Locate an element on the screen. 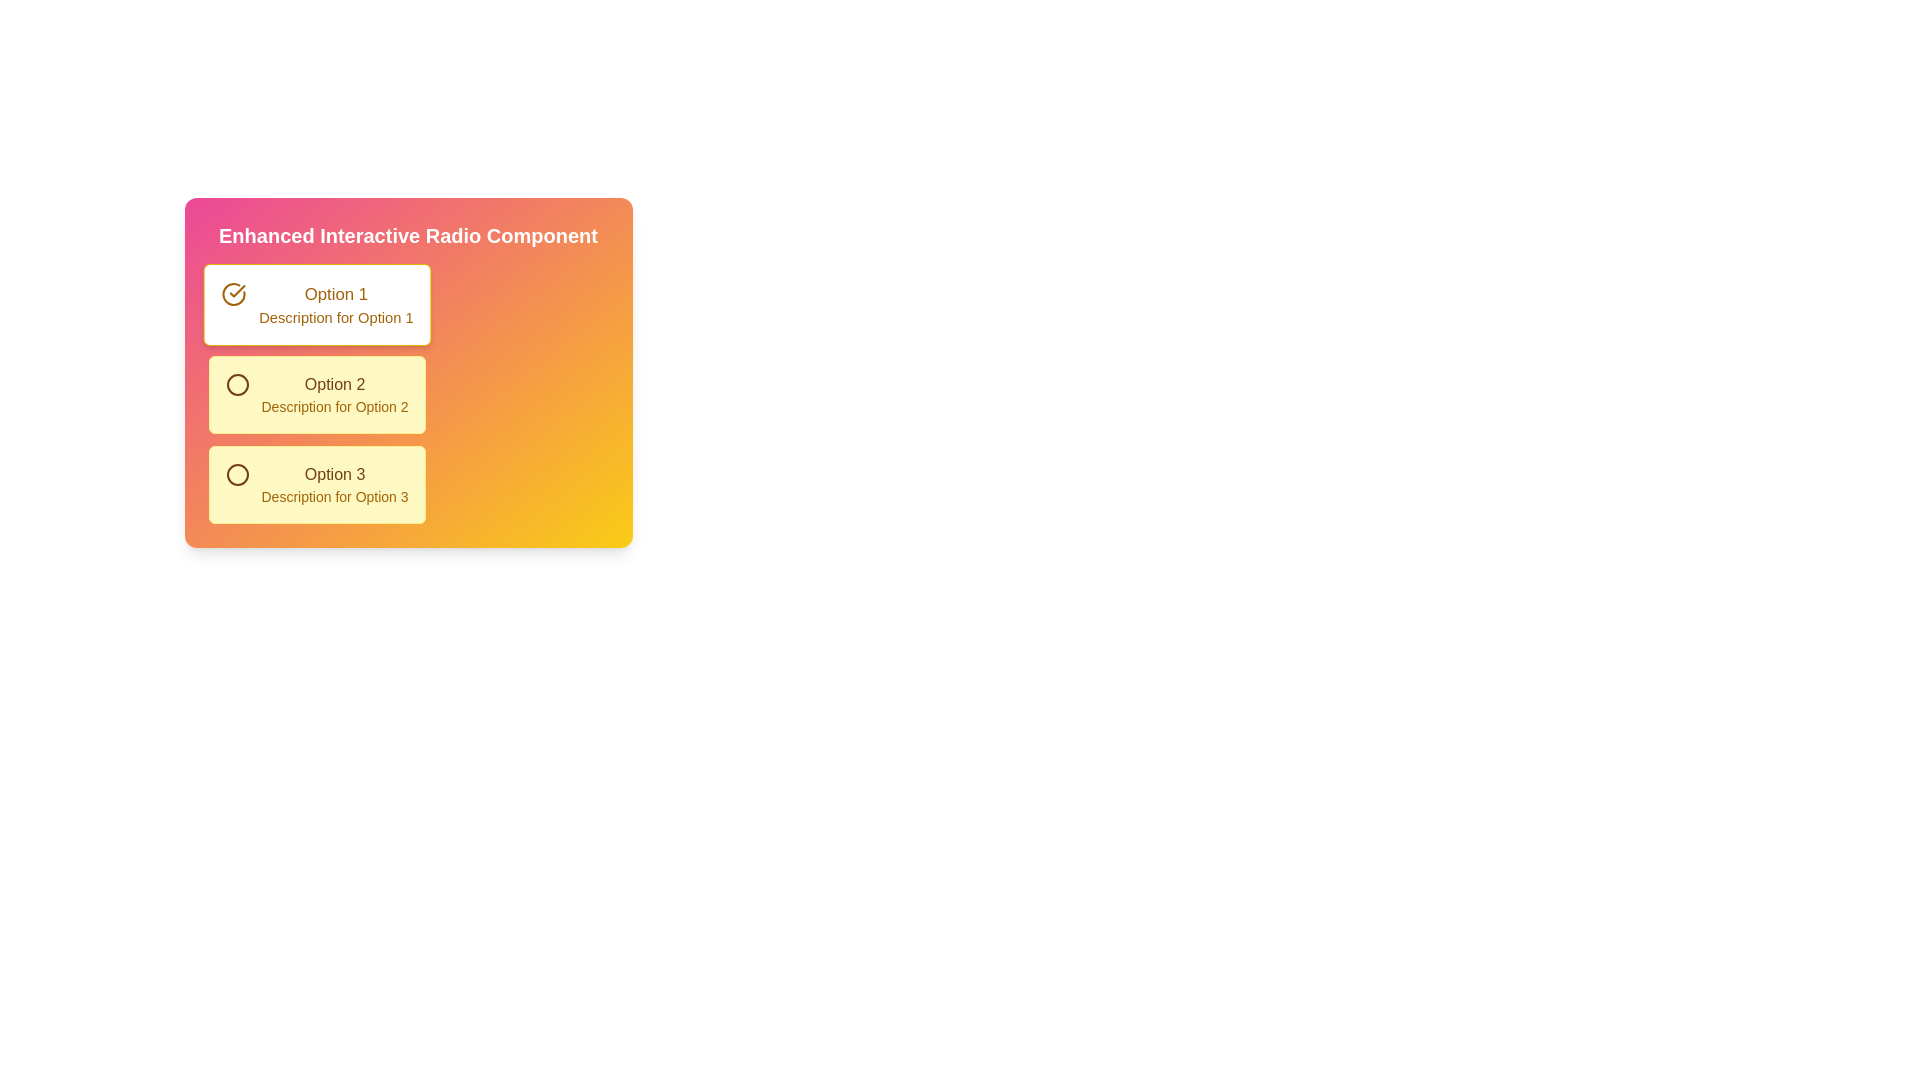 This screenshot has height=1080, width=1920. the text display representing the title and description of the second selectable option in the radio button list, located between 'Option 1' and 'Option 3' is located at coordinates (335, 394).